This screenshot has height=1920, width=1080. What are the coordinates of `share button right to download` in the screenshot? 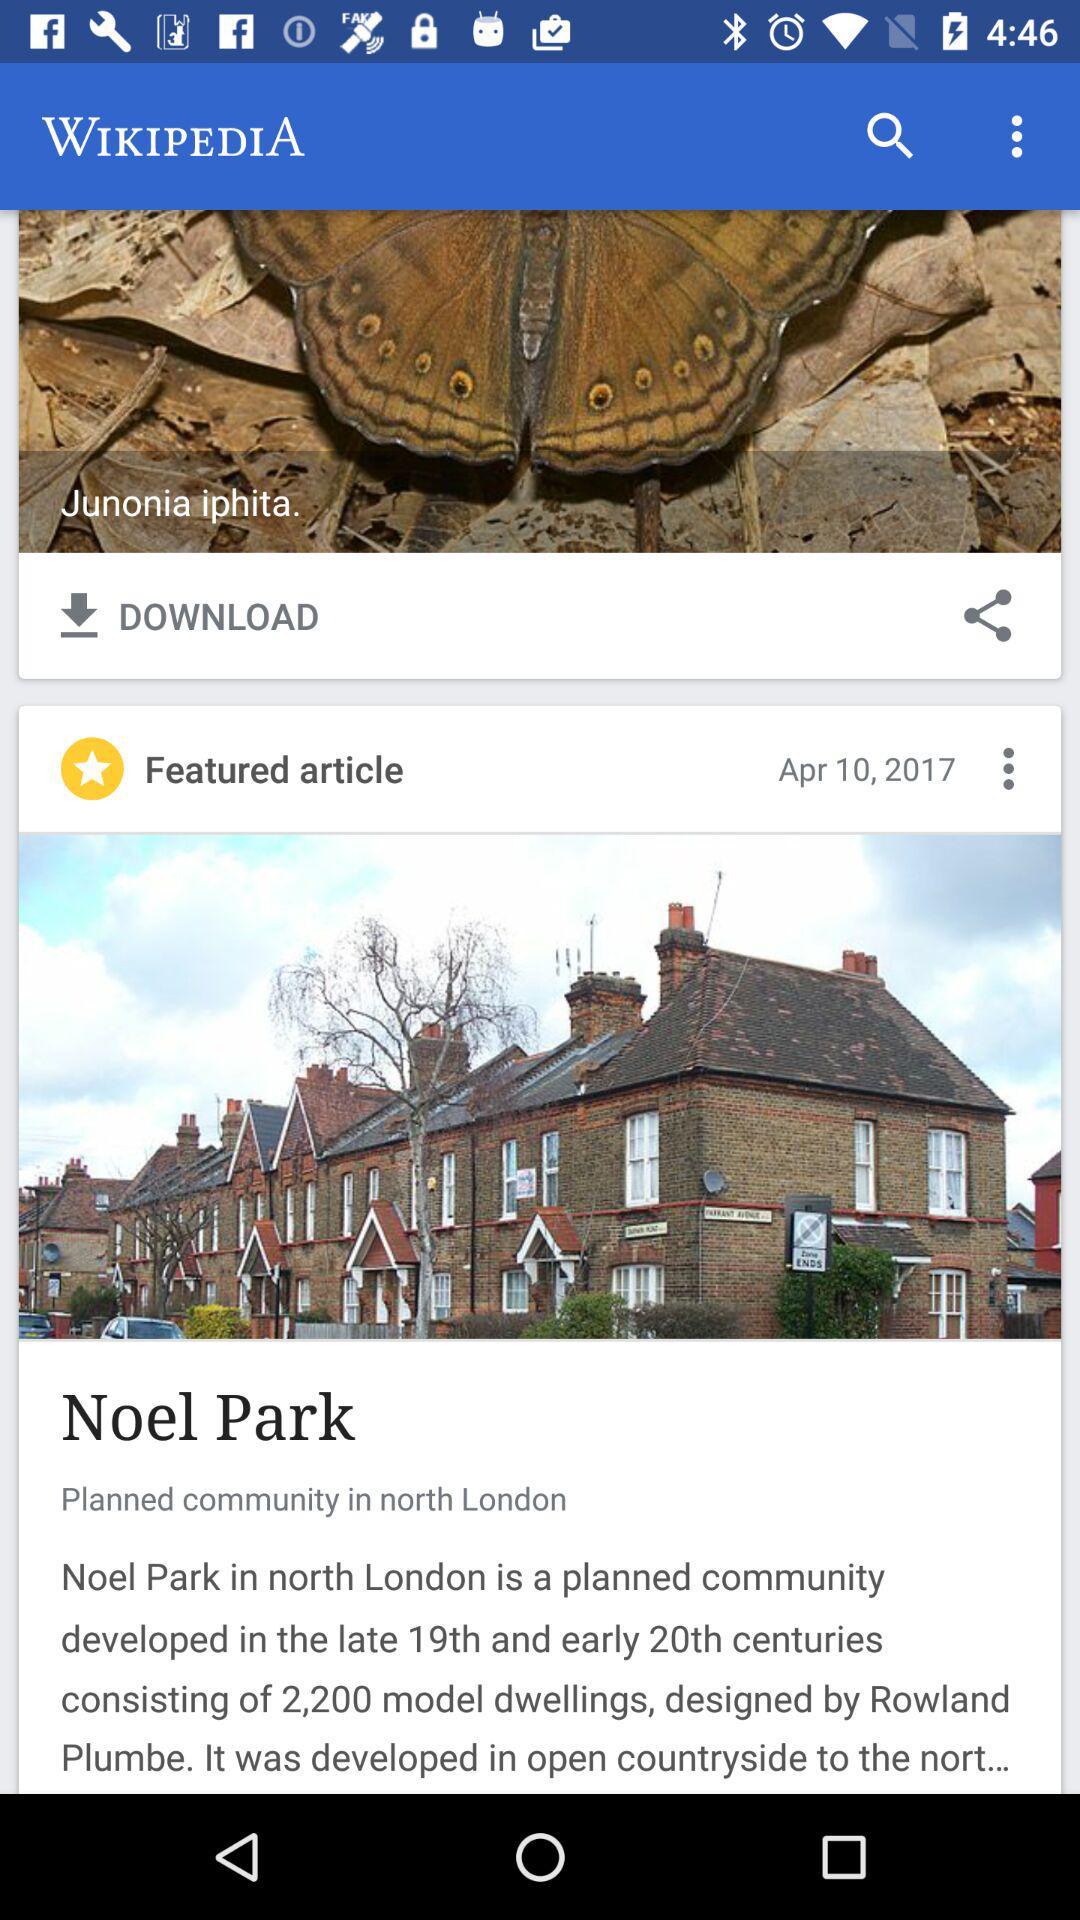 It's located at (986, 614).